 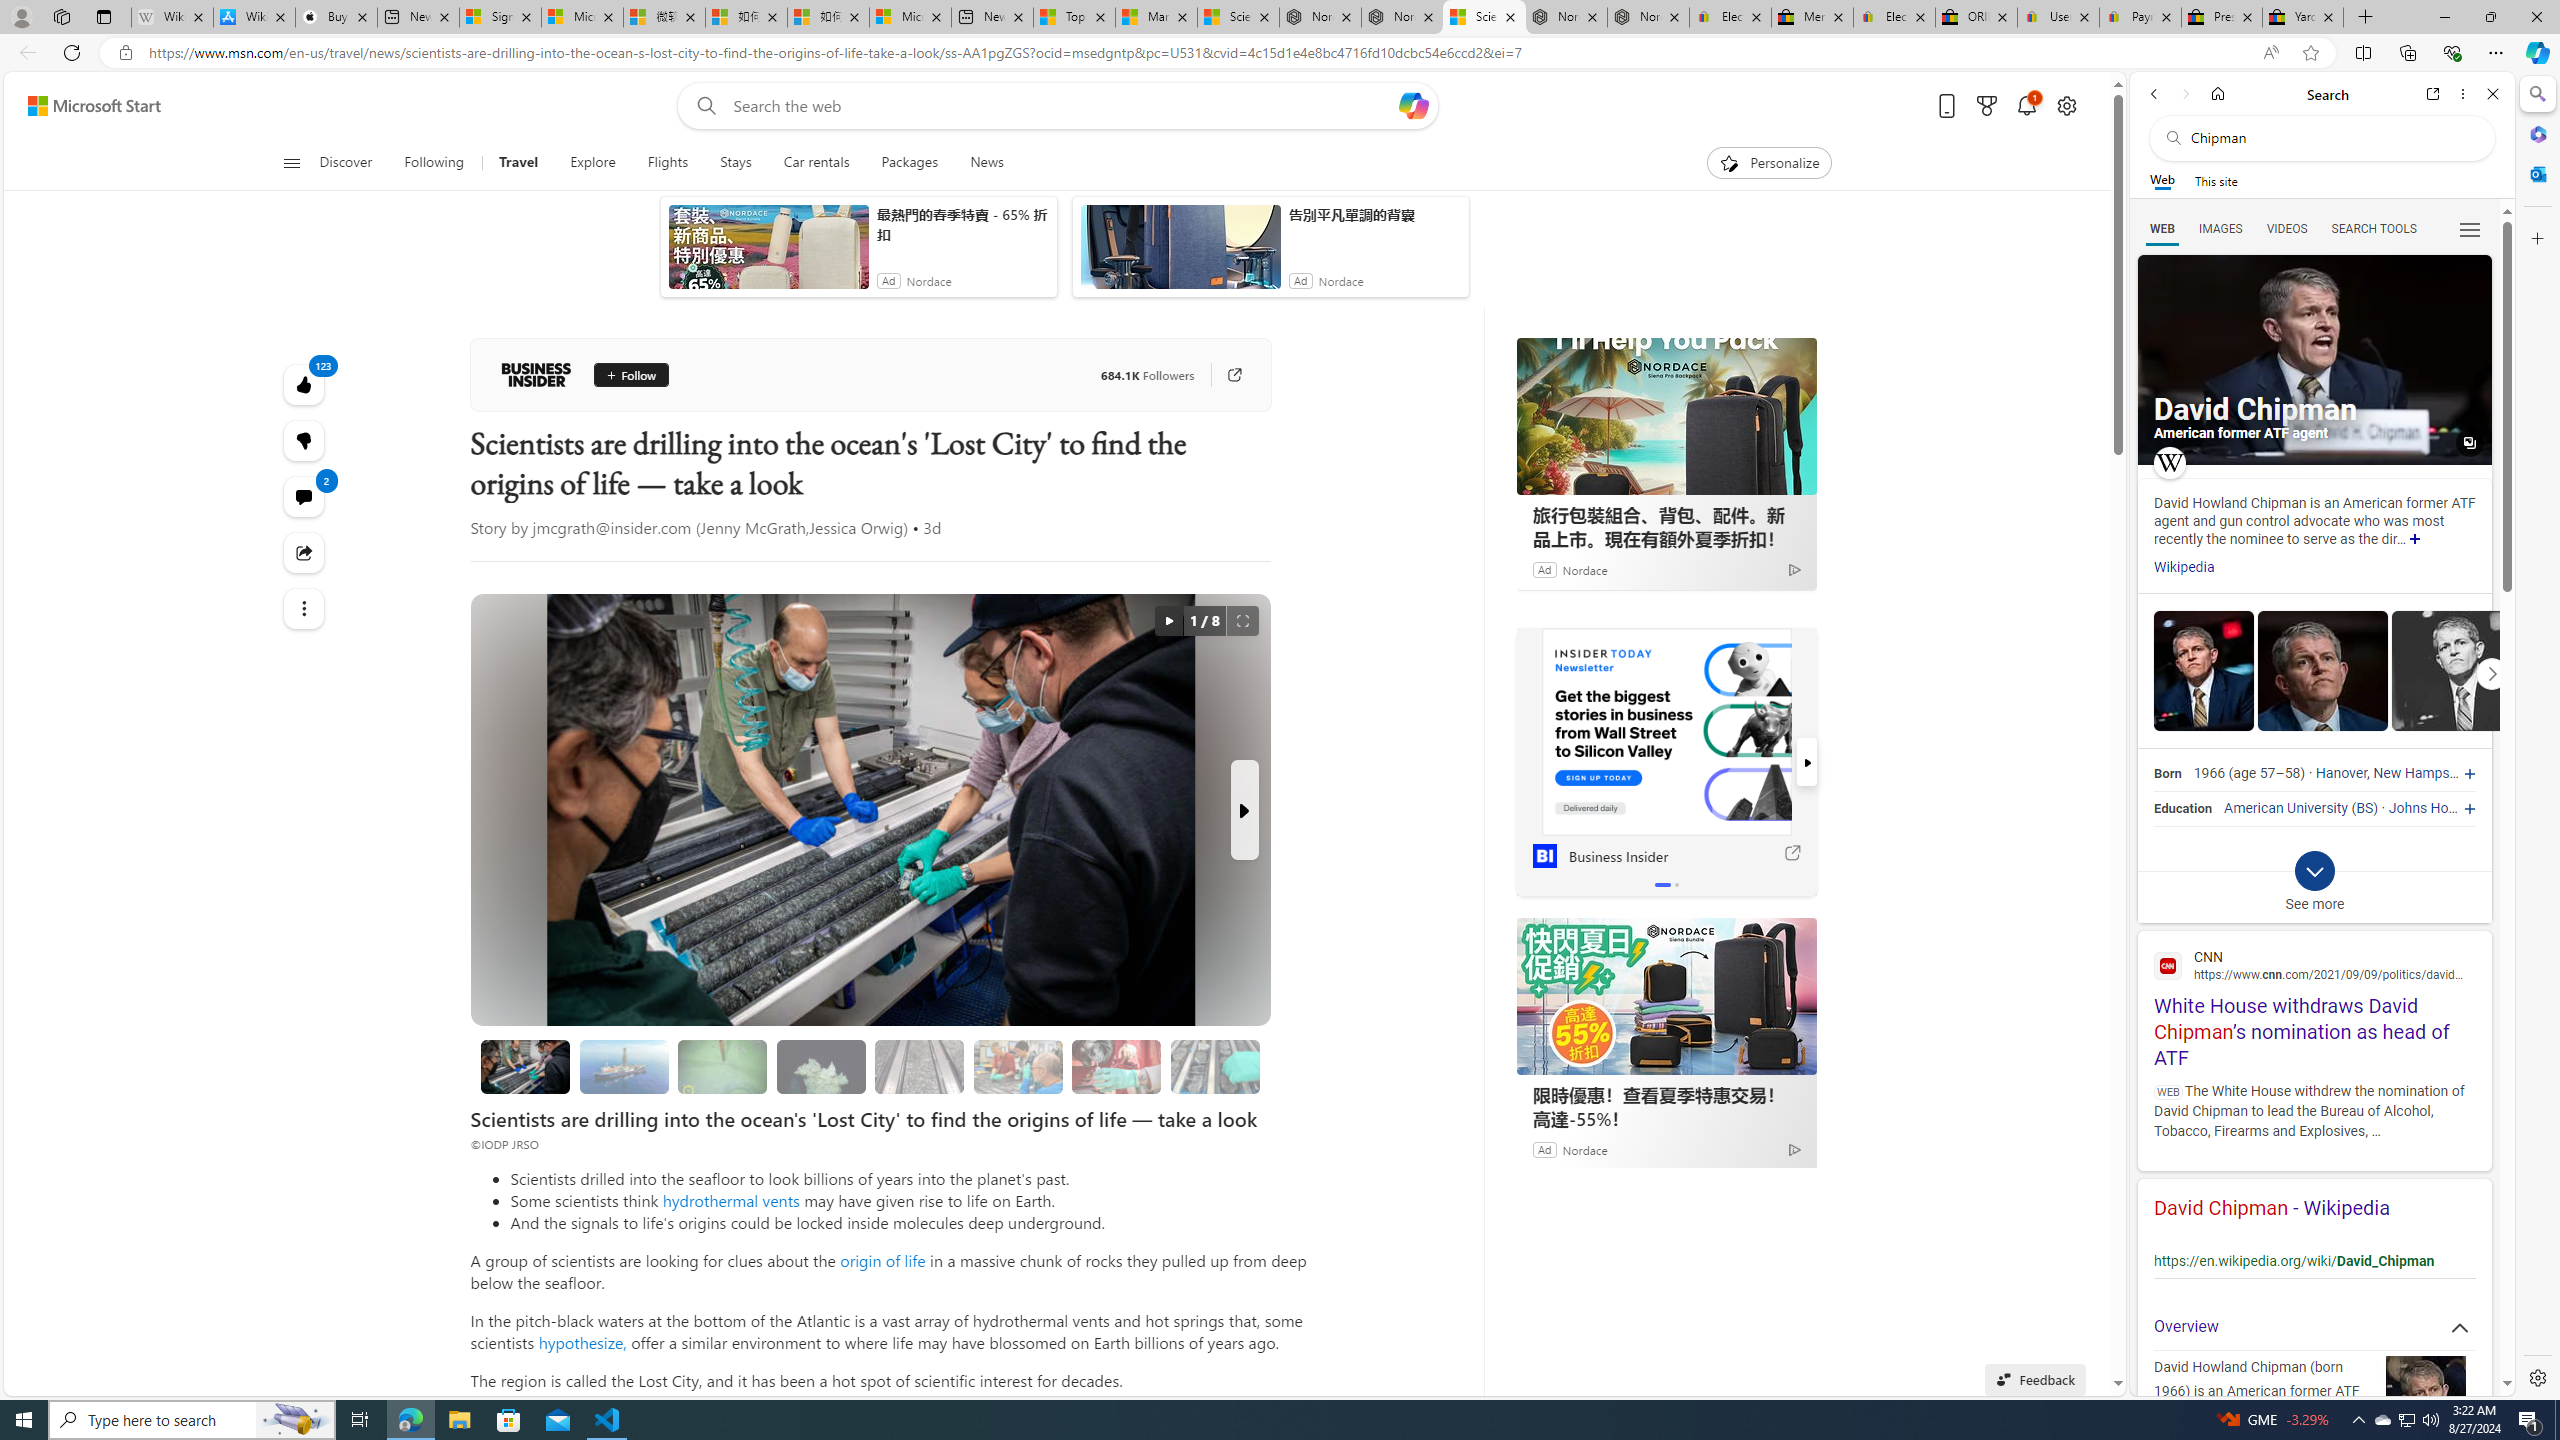 I want to click on 'Looking for evidence of oxygen-free life', so click(x=1016, y=1066).